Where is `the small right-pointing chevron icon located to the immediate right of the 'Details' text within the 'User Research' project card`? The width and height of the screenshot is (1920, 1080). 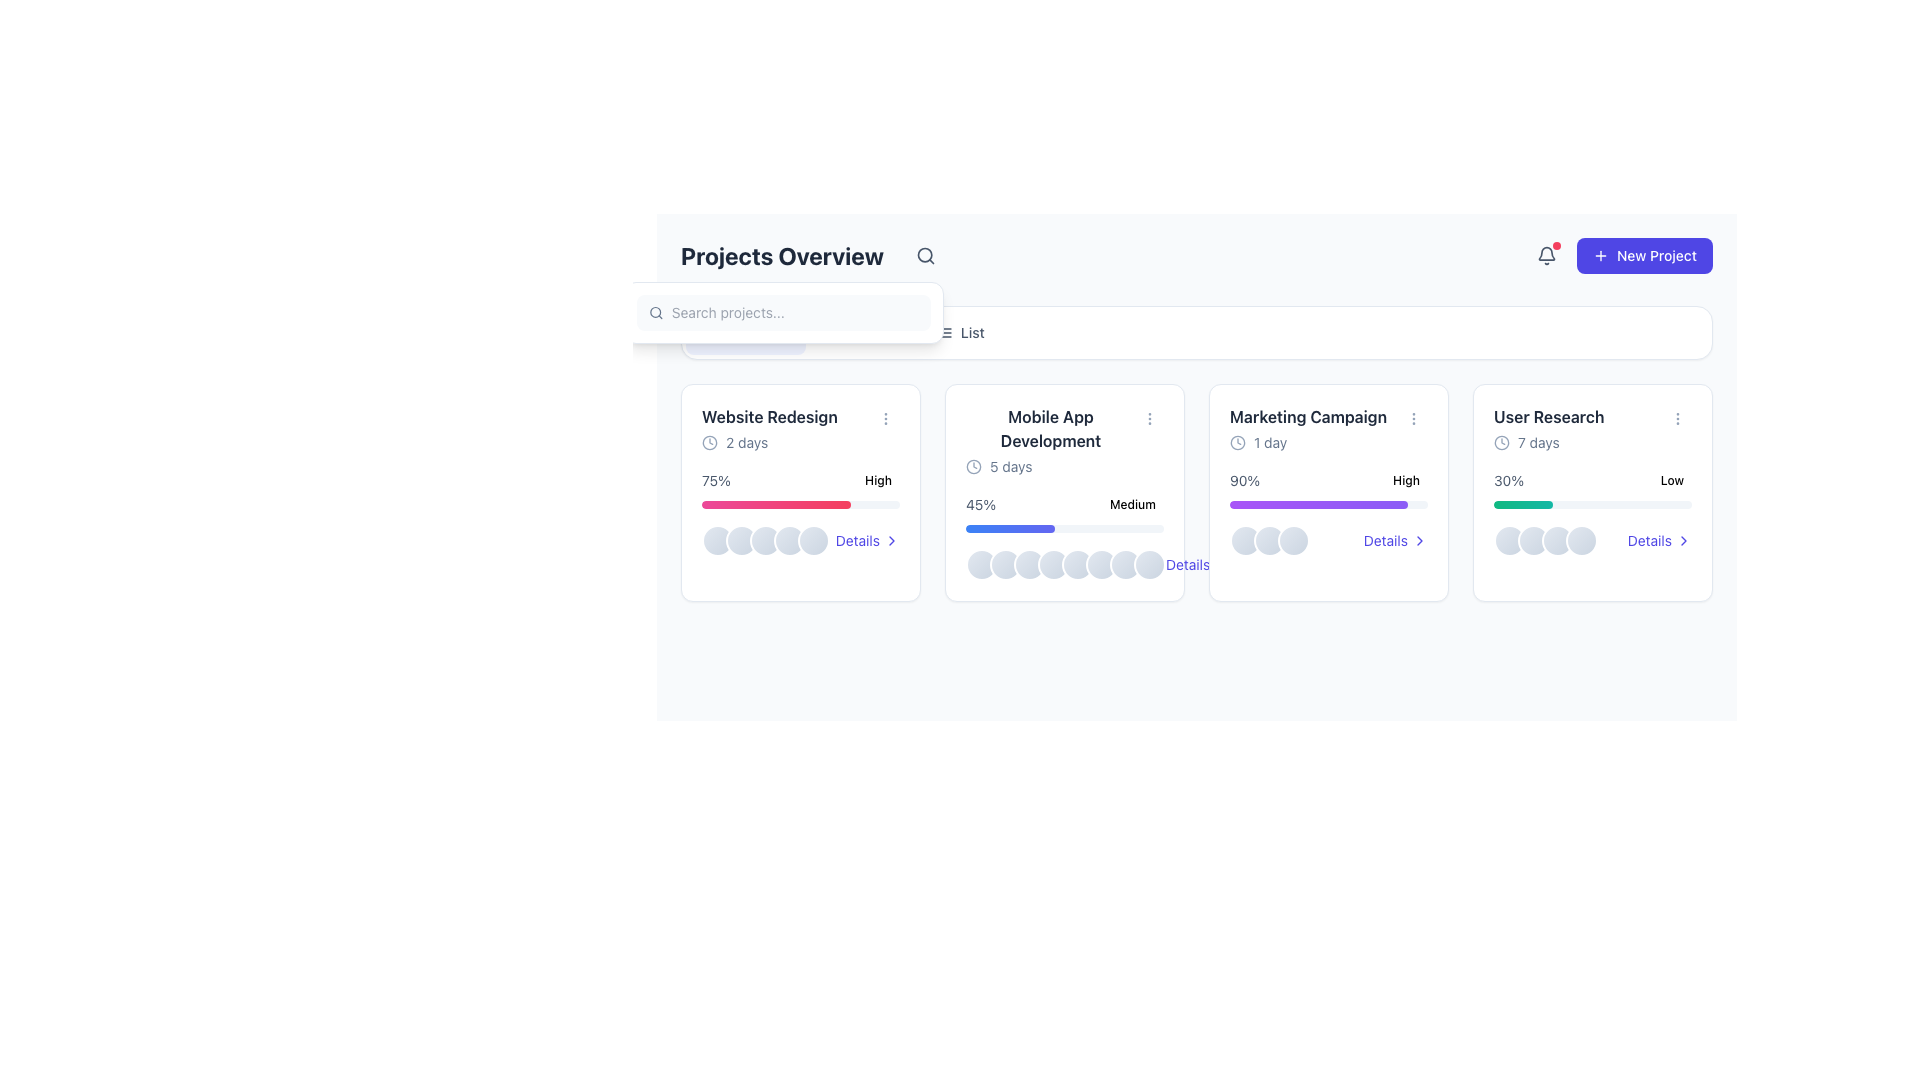
the small right-pointing chevron icon located to the immediate right of the 'Details' text within the 'User Research' project card is located at coordinates (1683, 540).